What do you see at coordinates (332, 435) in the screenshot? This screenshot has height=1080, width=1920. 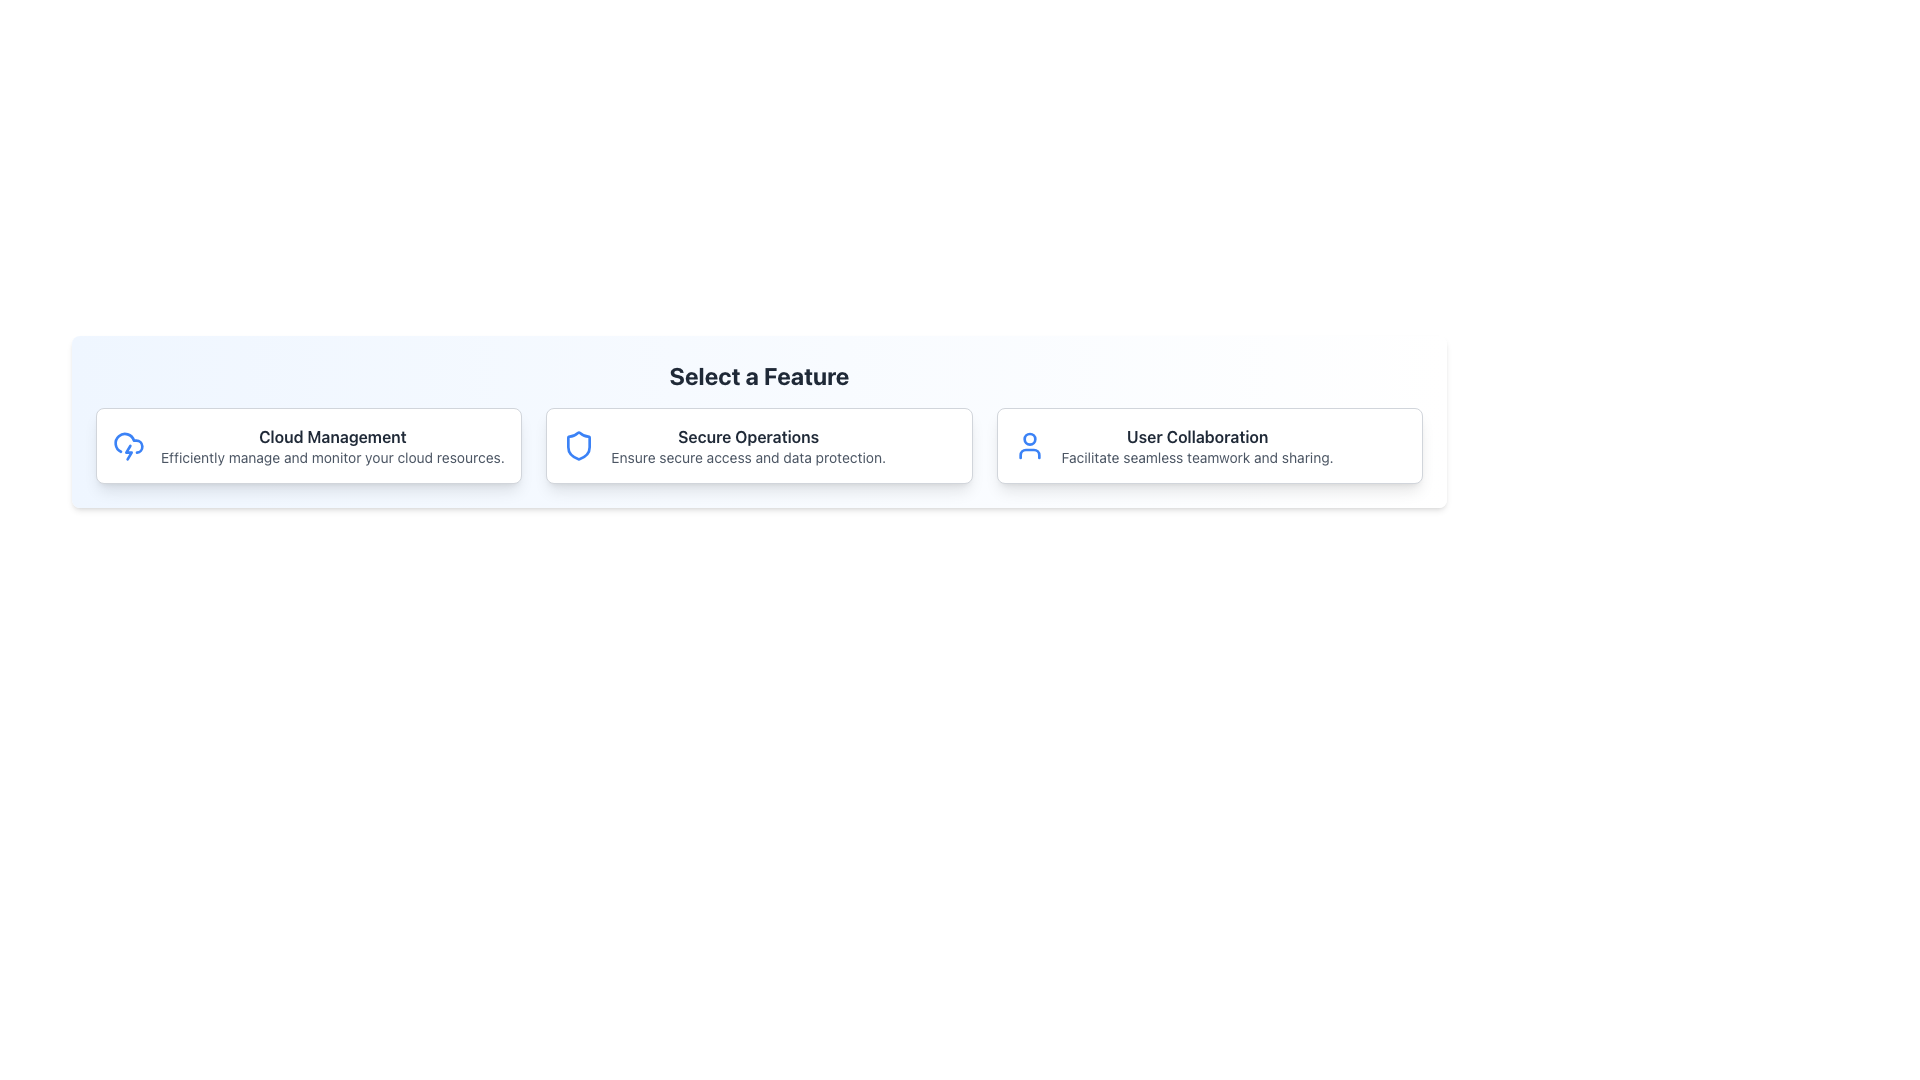 I see `the 'Cloud Management' title text label located at the top of the leftmost card in a three-card layout` at bounding box center [332, 435].